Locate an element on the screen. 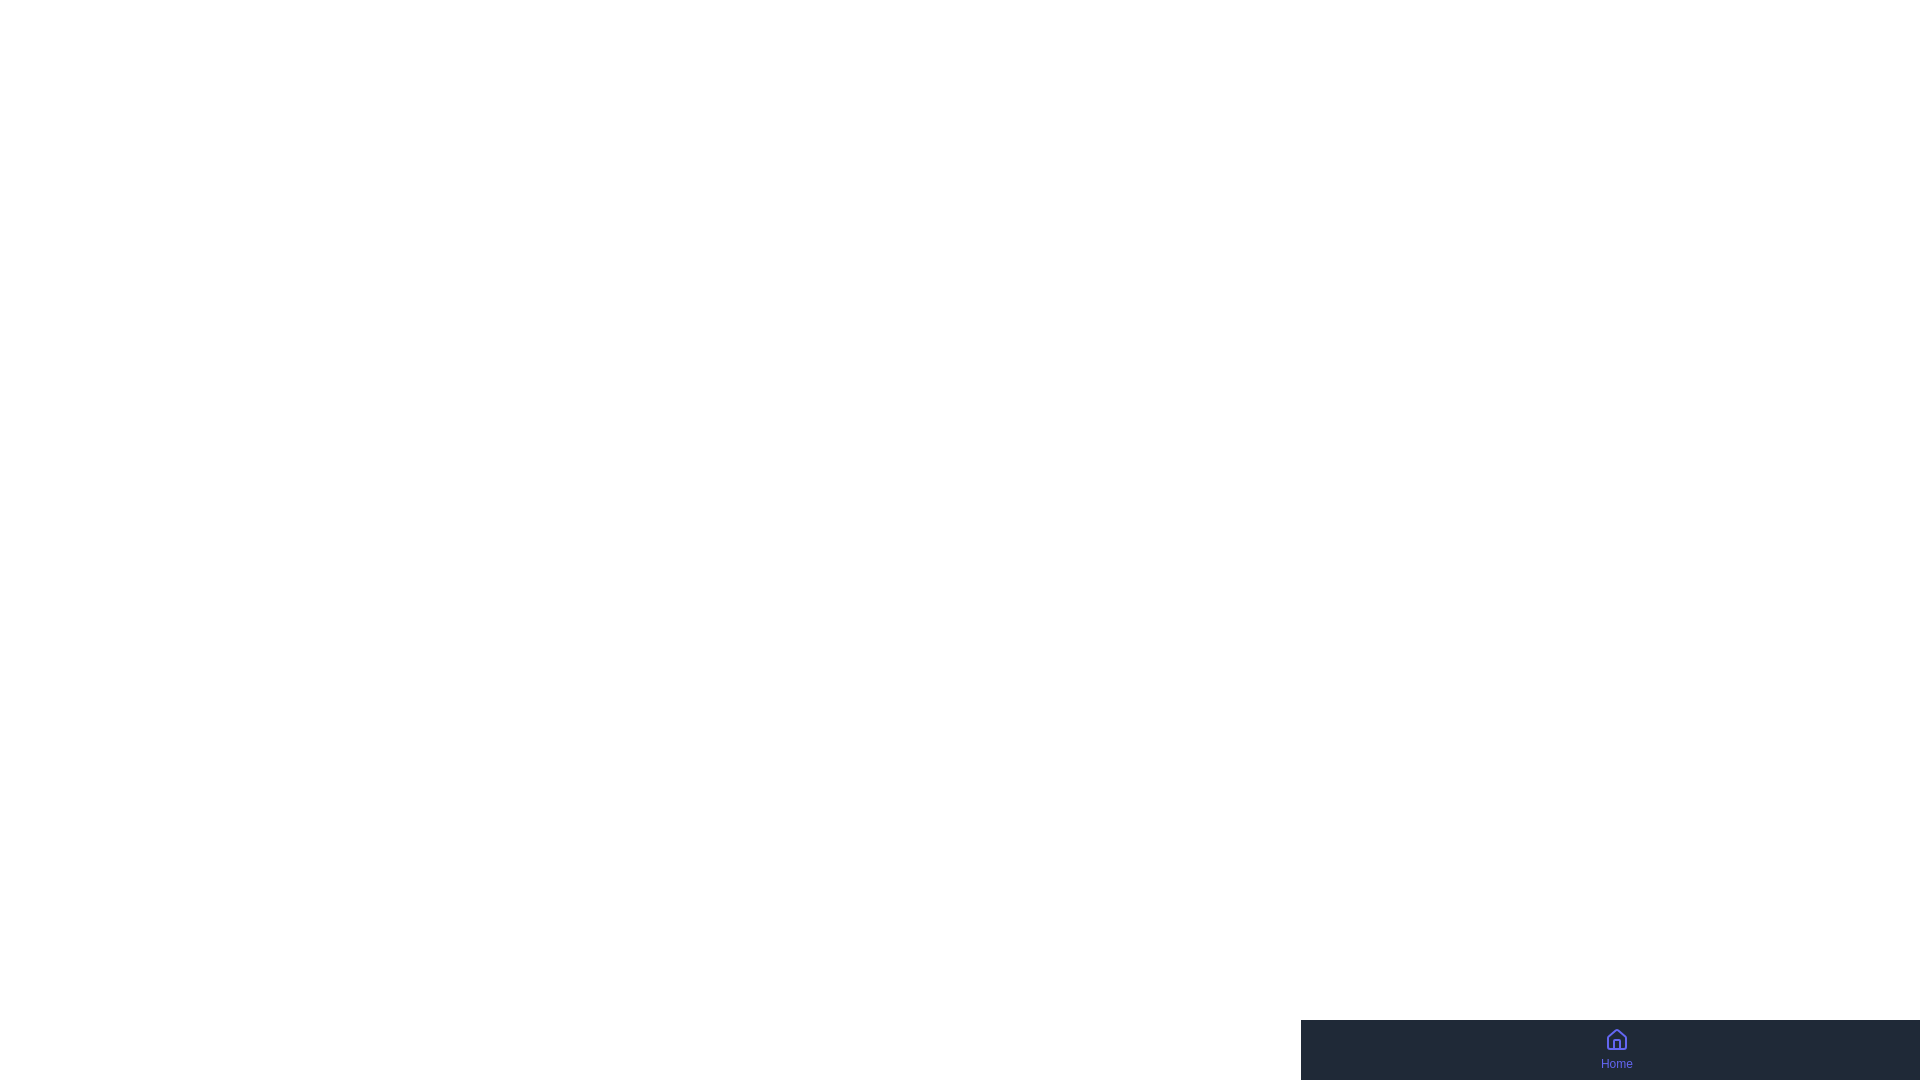  the 'Home' button, which is the first button with a house icon and 'Home' text in indigo color is located at coordinates (1616, 1048).